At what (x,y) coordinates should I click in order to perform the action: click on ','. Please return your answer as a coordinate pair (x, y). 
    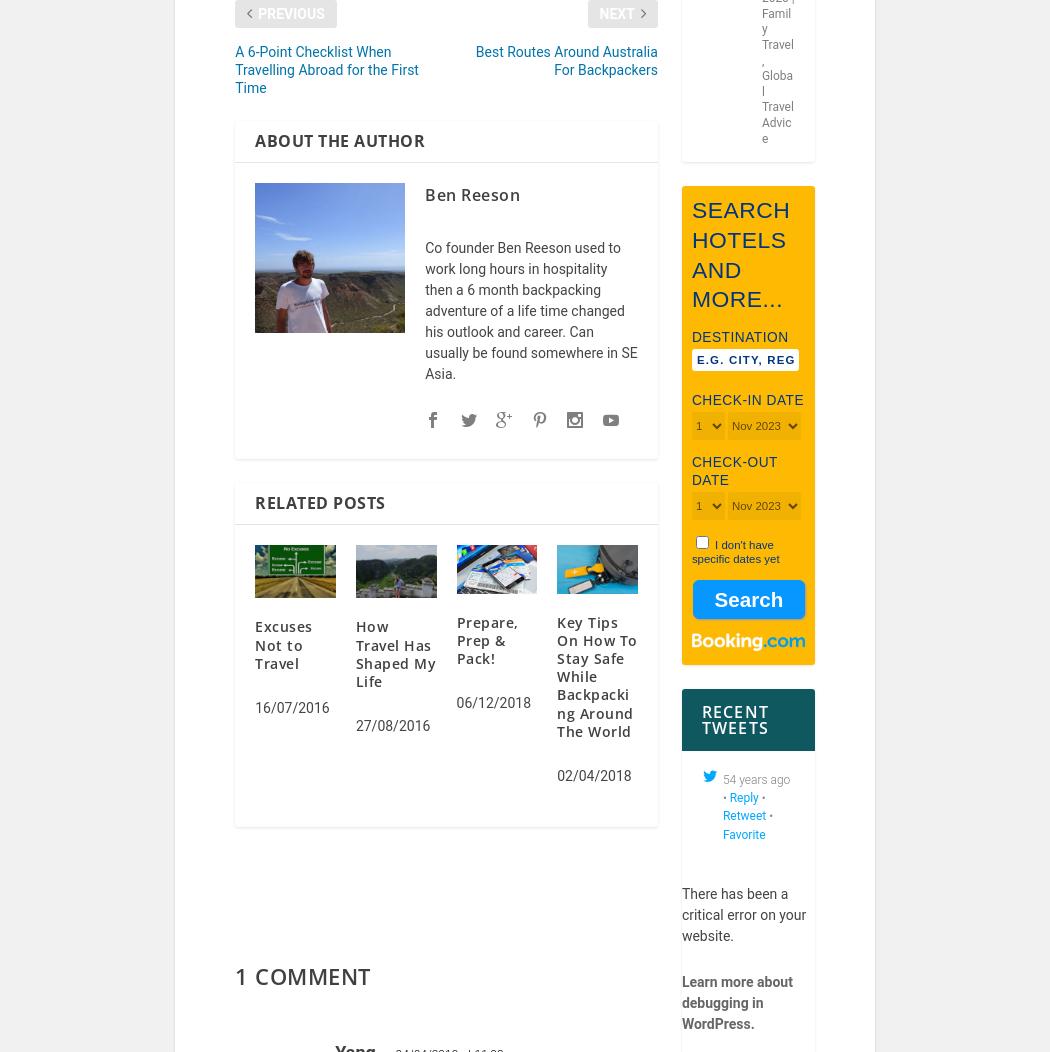
    Looking at the image, I should click on (762, 72).